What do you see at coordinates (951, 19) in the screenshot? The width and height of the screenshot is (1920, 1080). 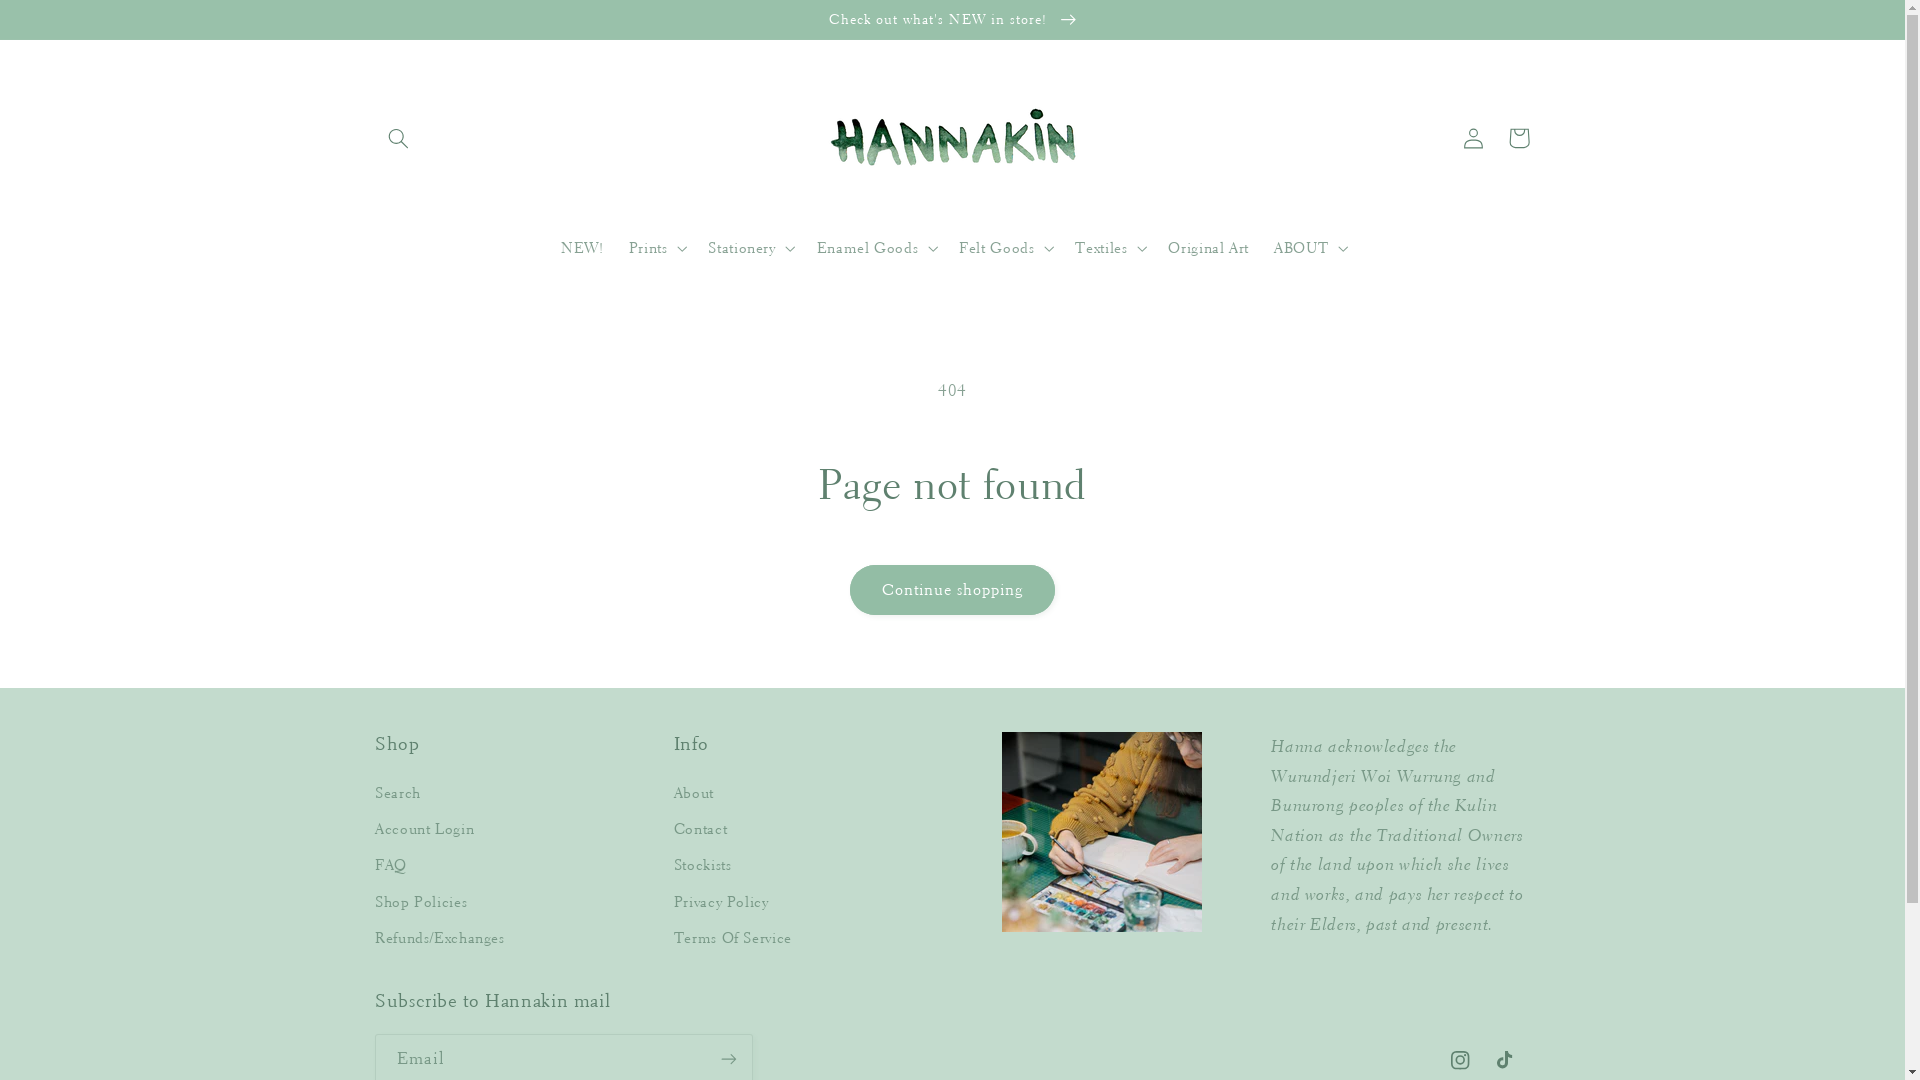 I see `'Check out what's NEW in store!'` at bounding box center [951, 19].